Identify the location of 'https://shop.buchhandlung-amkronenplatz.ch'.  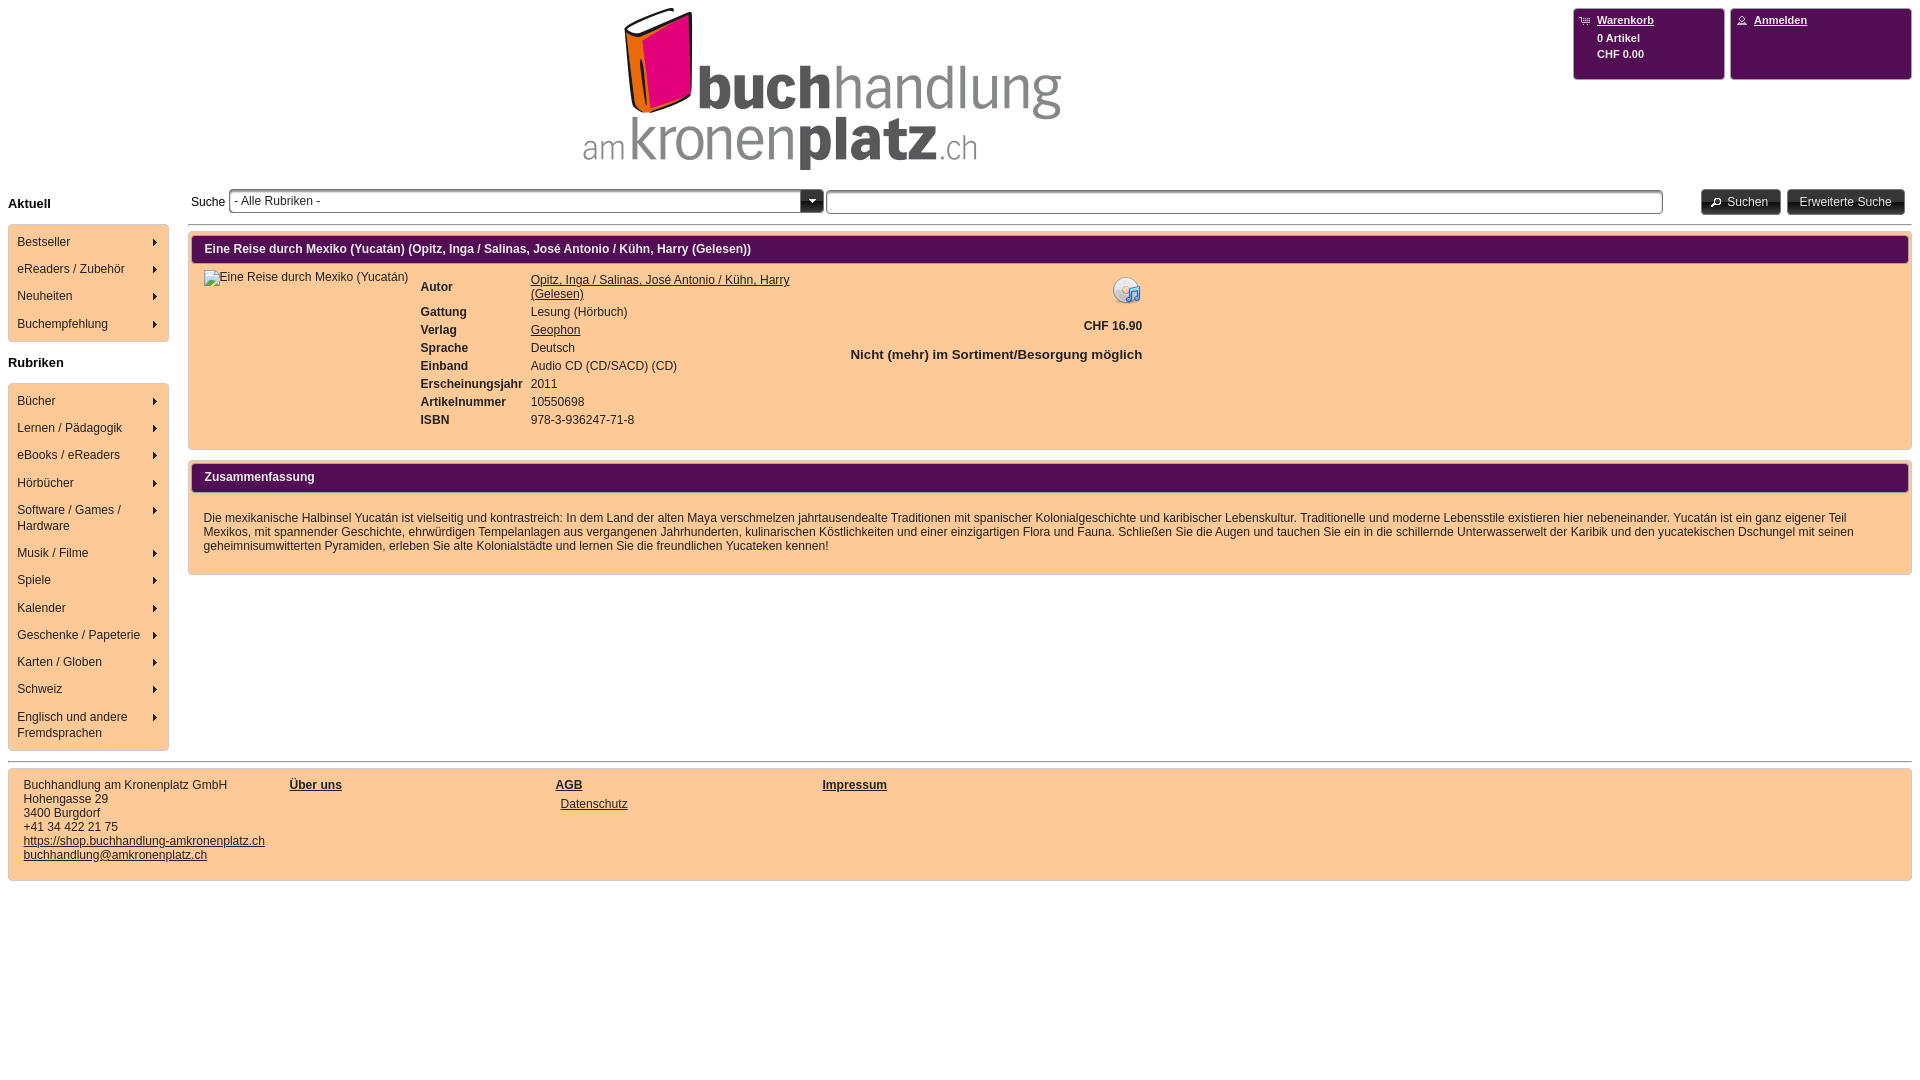
(143, 840).